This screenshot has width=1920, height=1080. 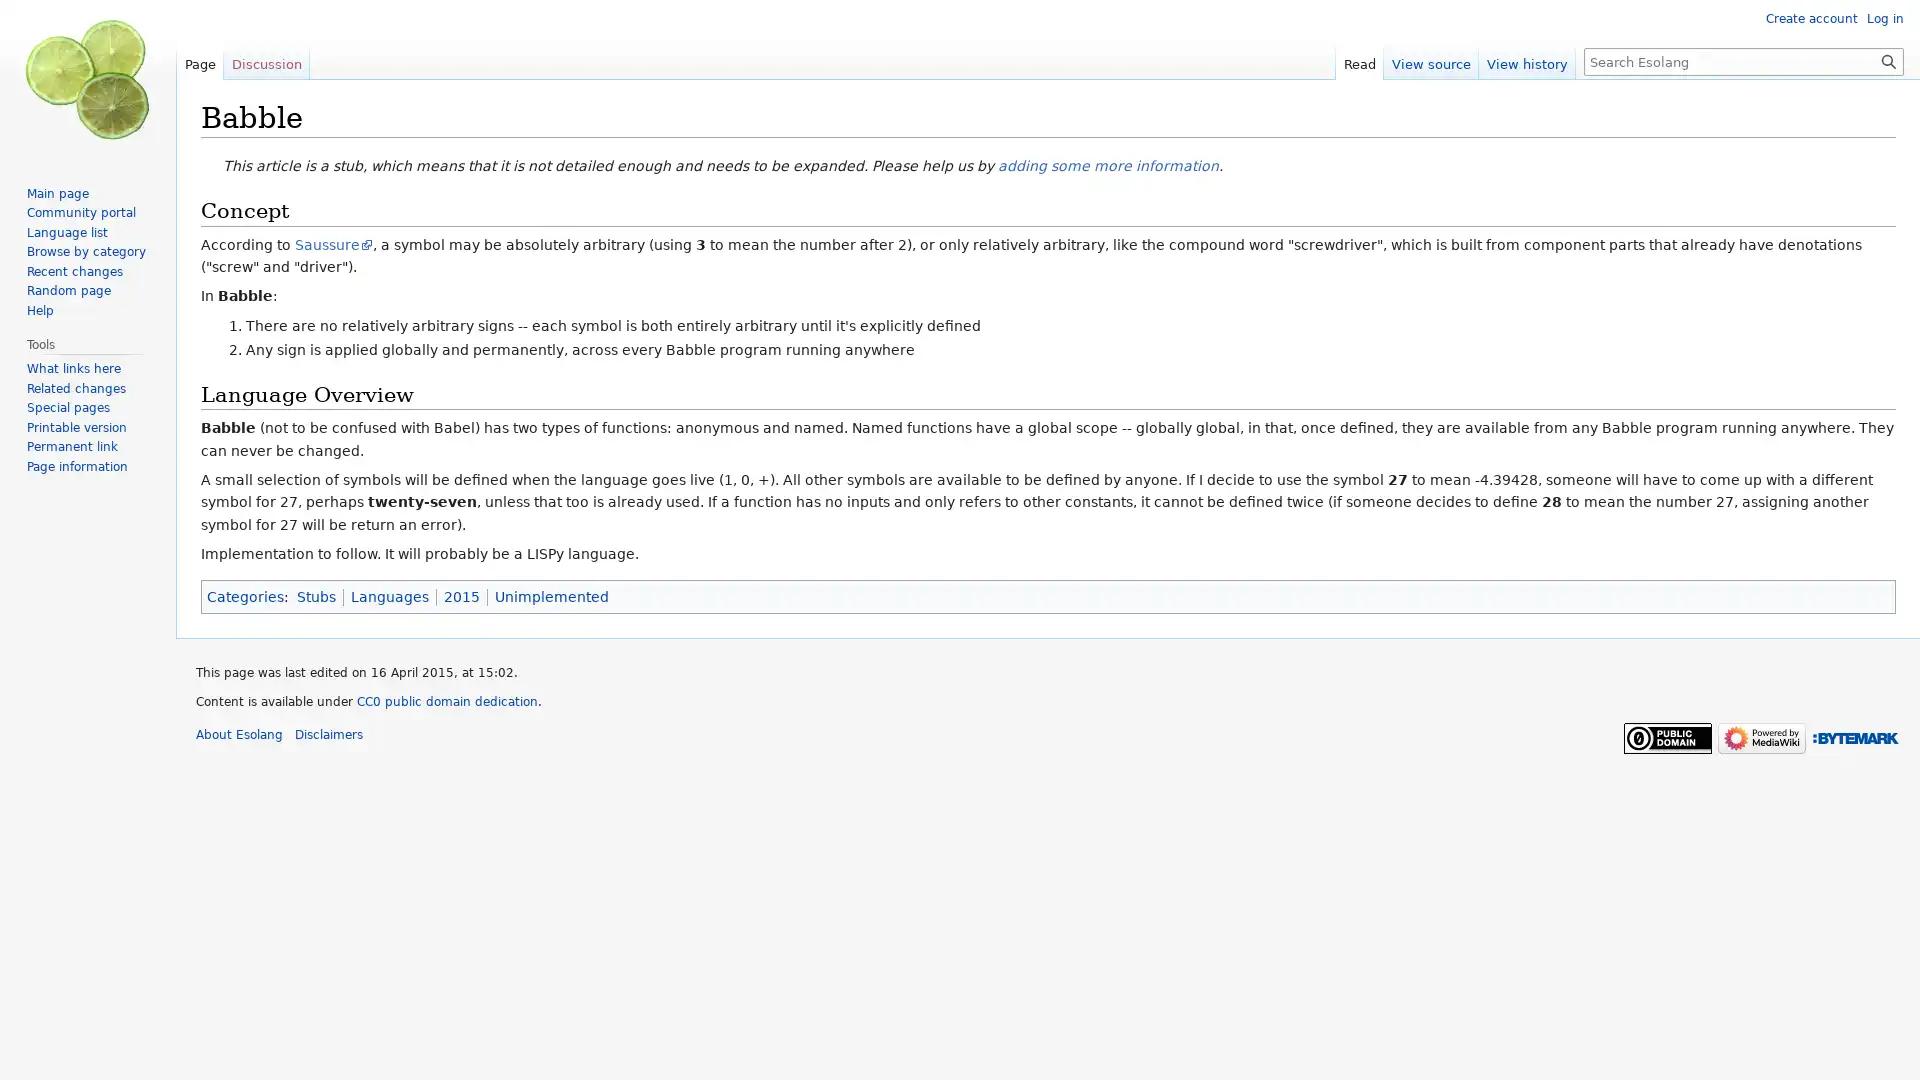 I want to click on Go, so click(x=1888, y=60).